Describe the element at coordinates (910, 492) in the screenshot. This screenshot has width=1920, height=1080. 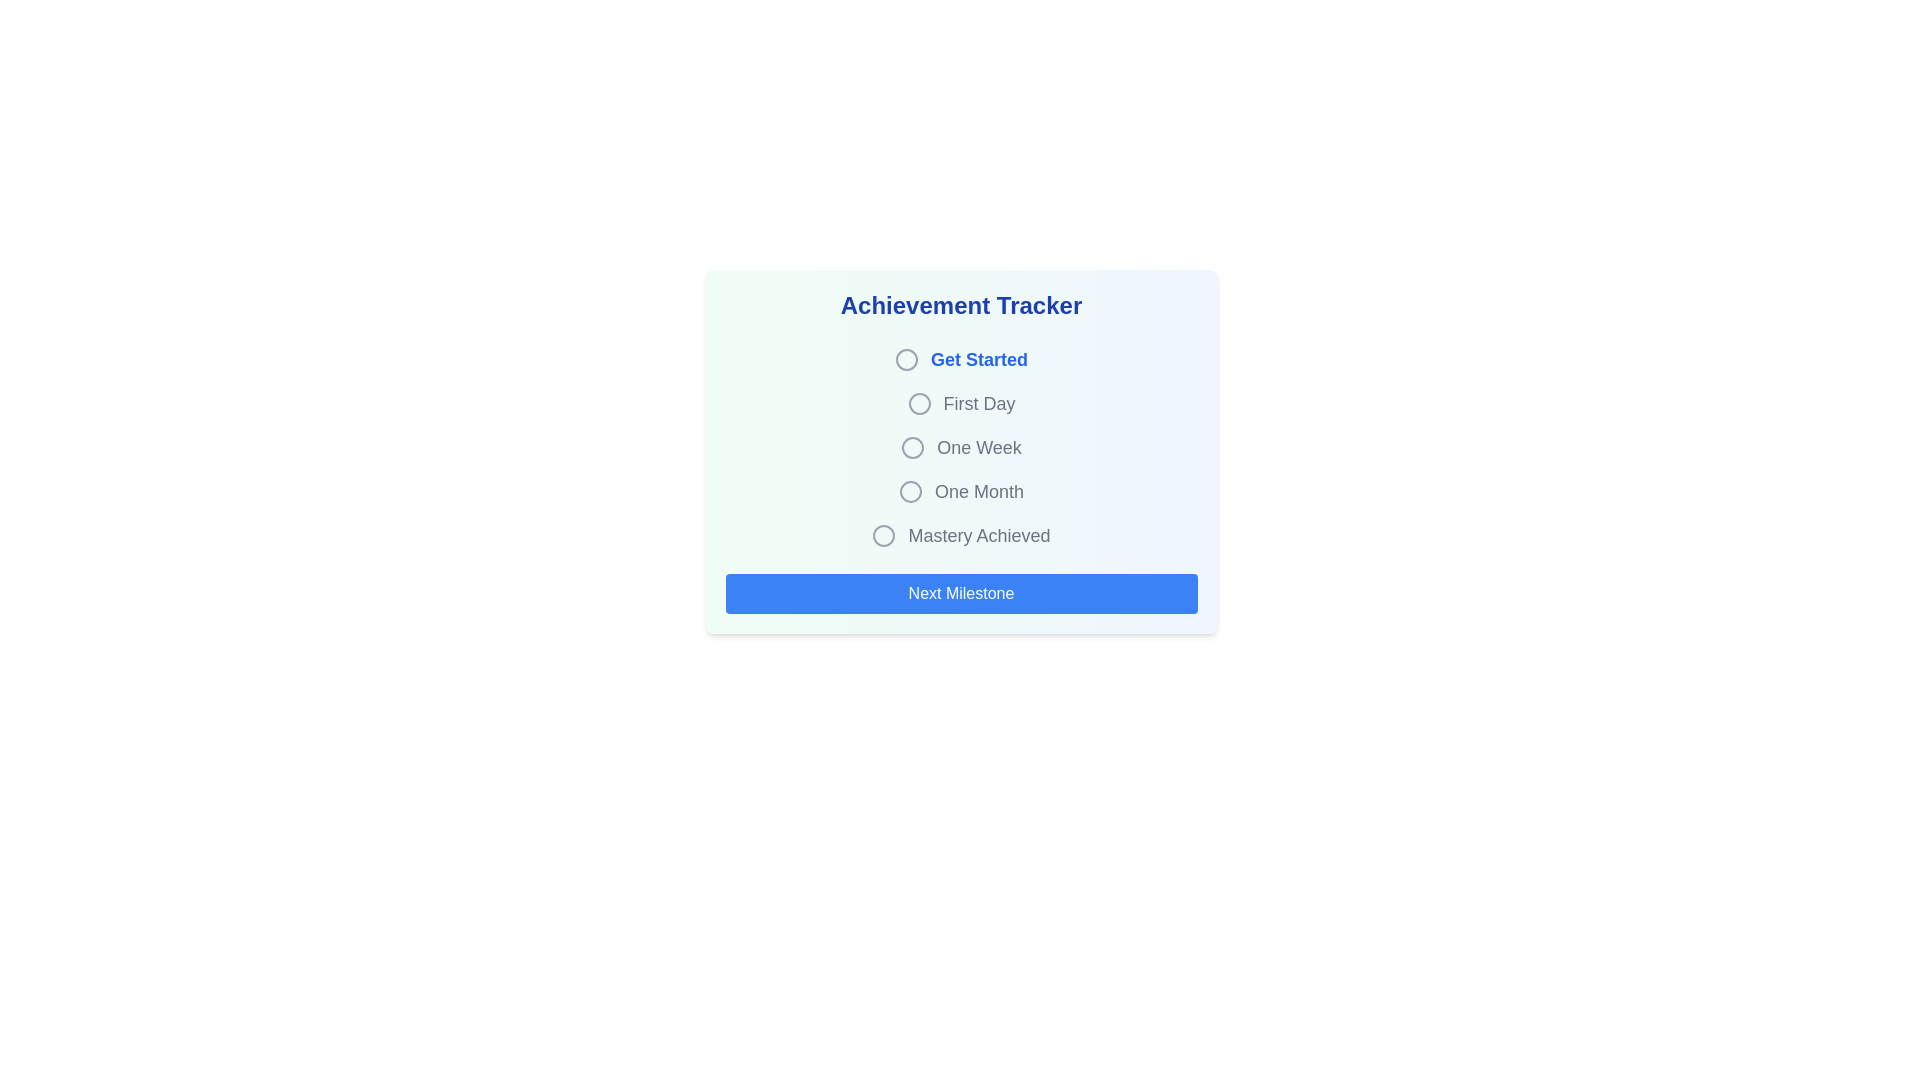
I see `the radio button labeled 'One Month' in the Achievement Tracker section` at that location.